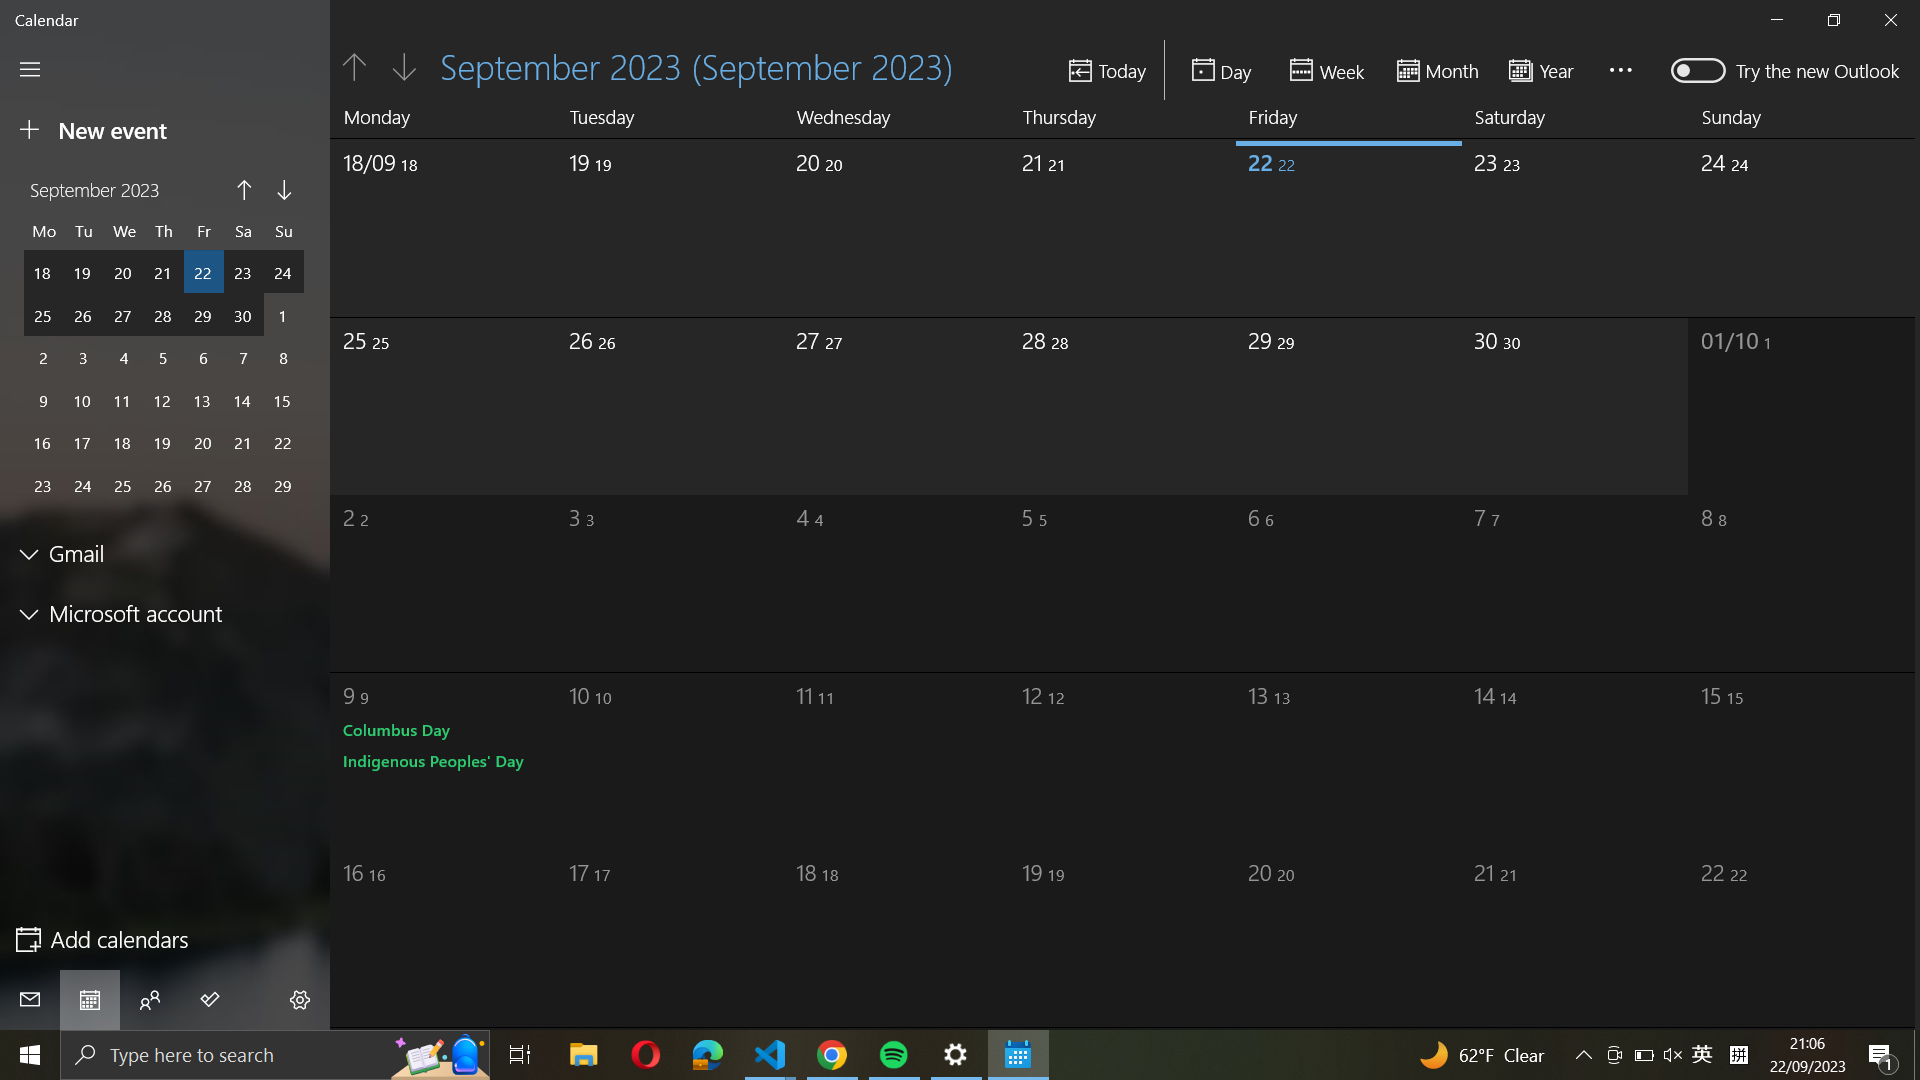 The height and width of the screenshot is (1080, 1920). I want to click on Switch to a different option using Tab key, so click(300, 1002).